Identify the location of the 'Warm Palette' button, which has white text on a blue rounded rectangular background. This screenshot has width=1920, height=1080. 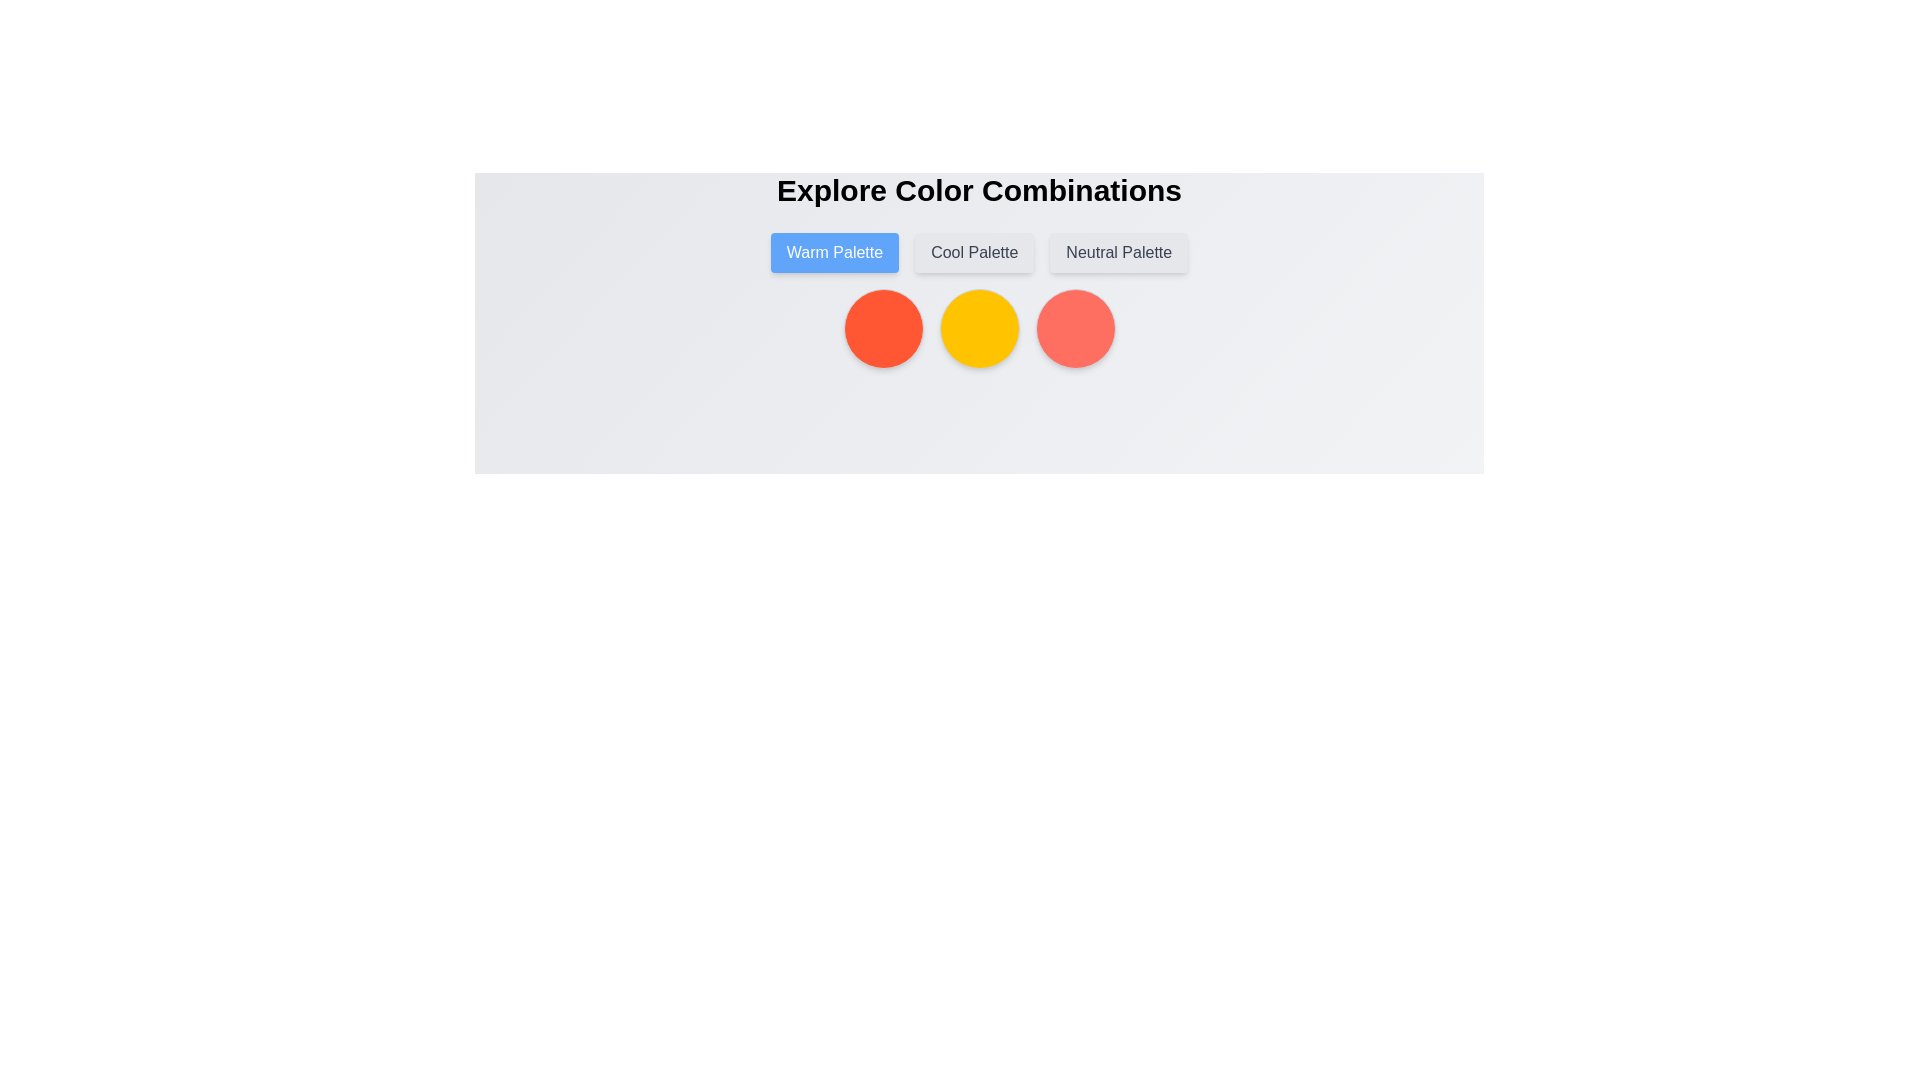
(835, 252).